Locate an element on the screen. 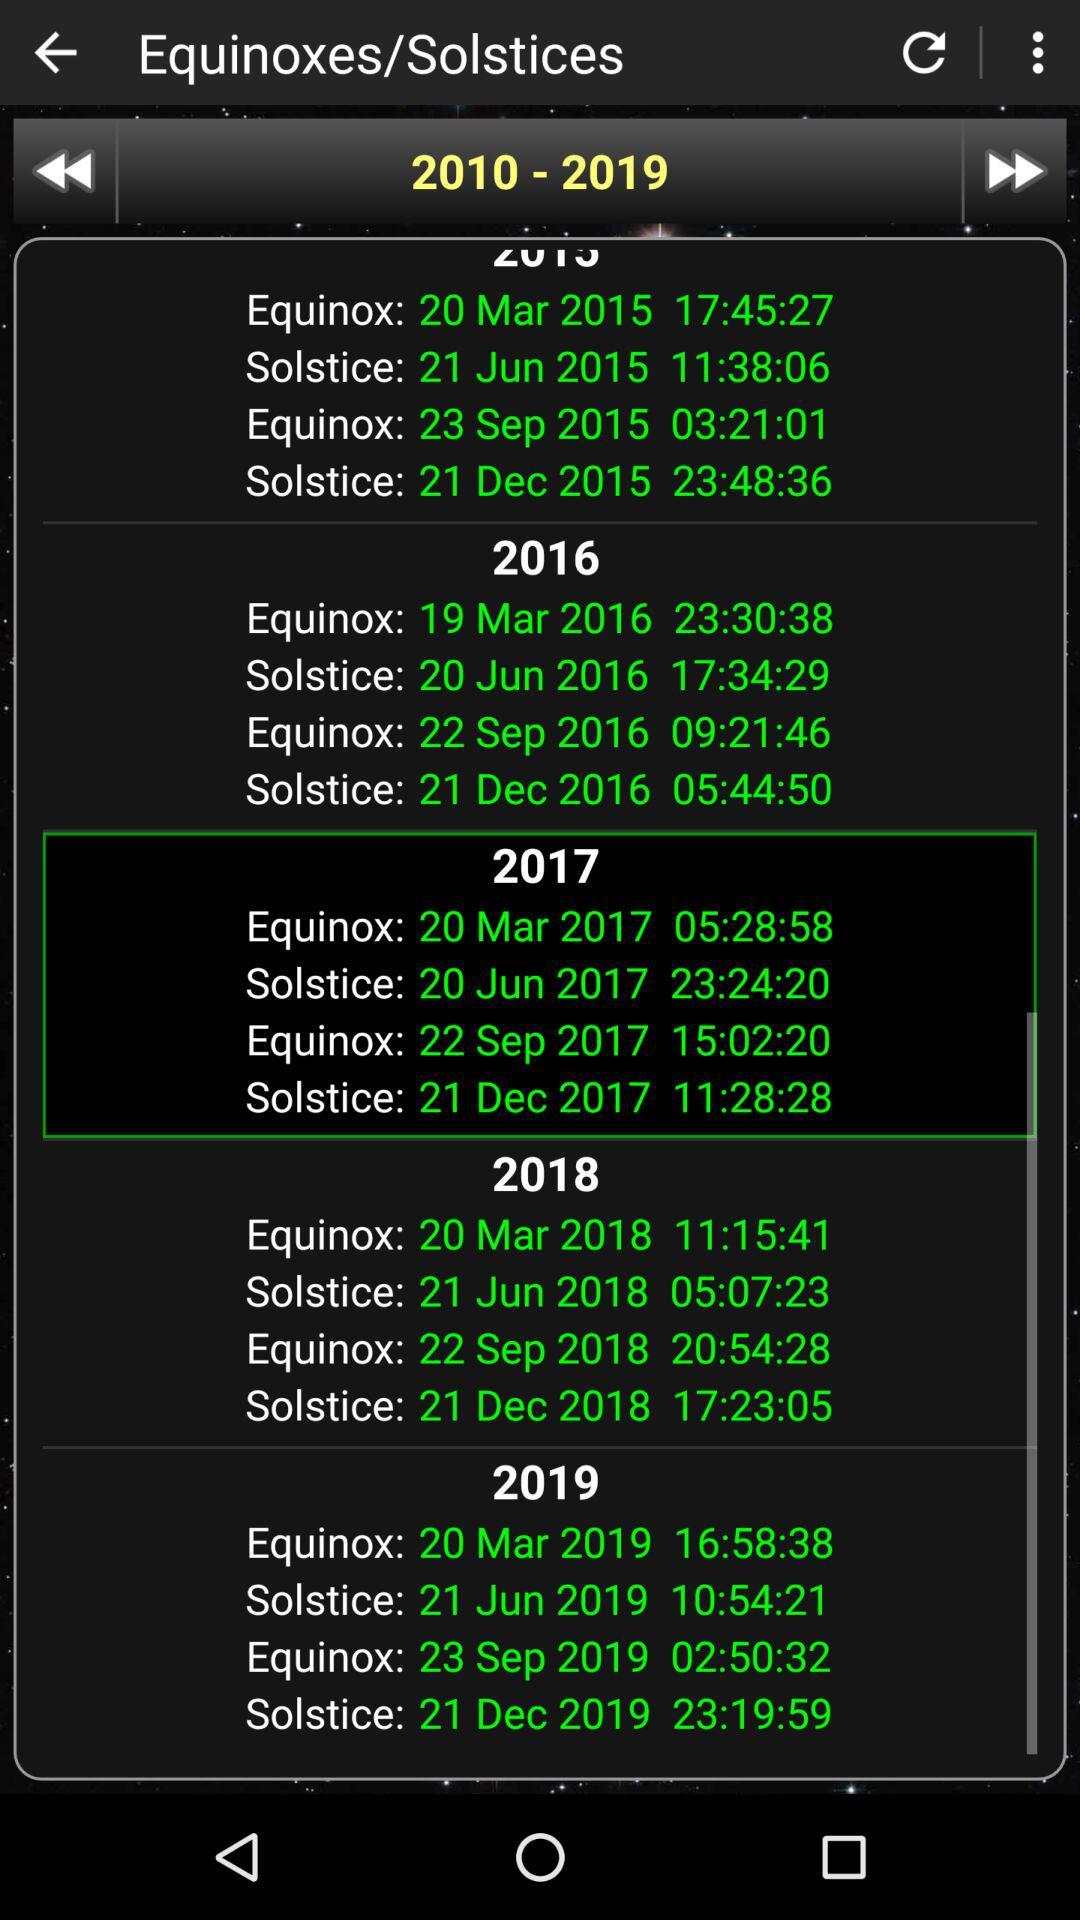  the app next to equinoxes/solstices app is located at coordinates (54, 52).